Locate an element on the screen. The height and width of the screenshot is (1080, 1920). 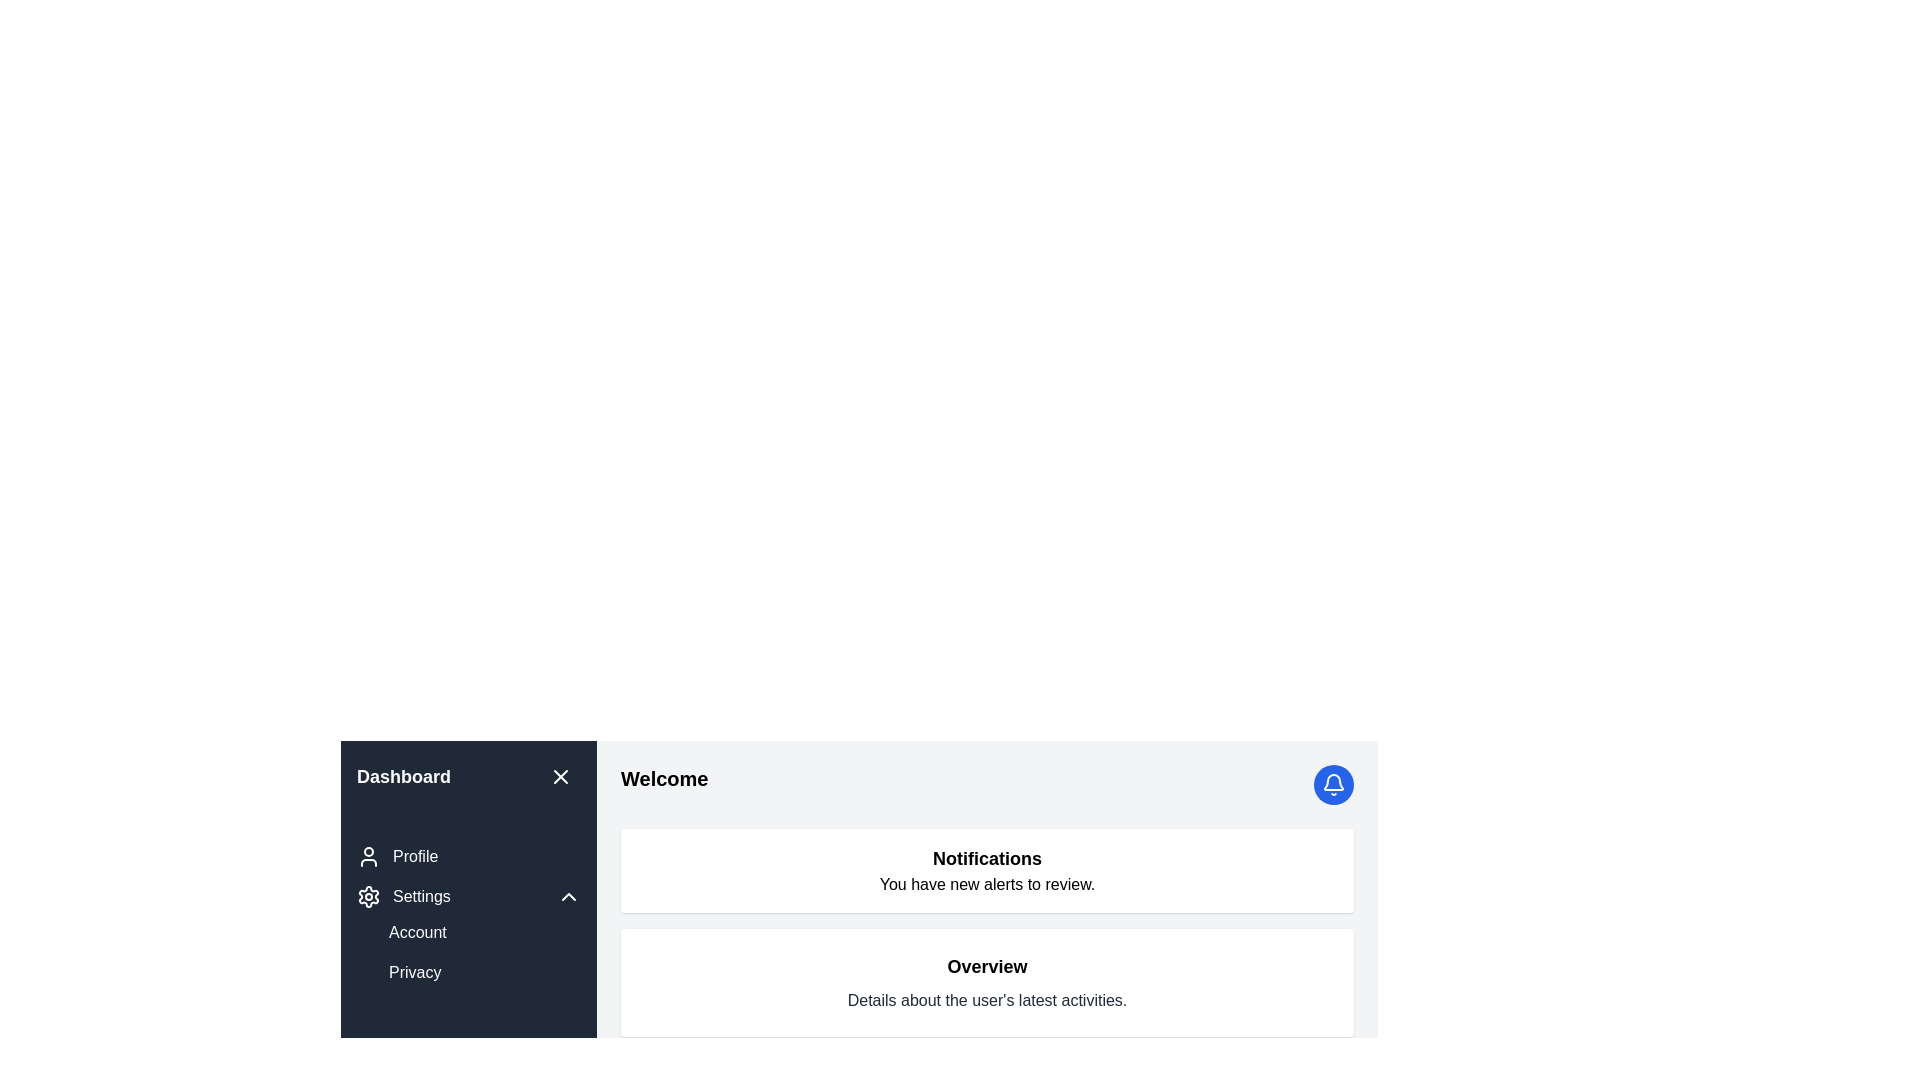
the upward-pointing chevron icon located within the 'Settings' sidebar menu is located at coordinates (568, 896).